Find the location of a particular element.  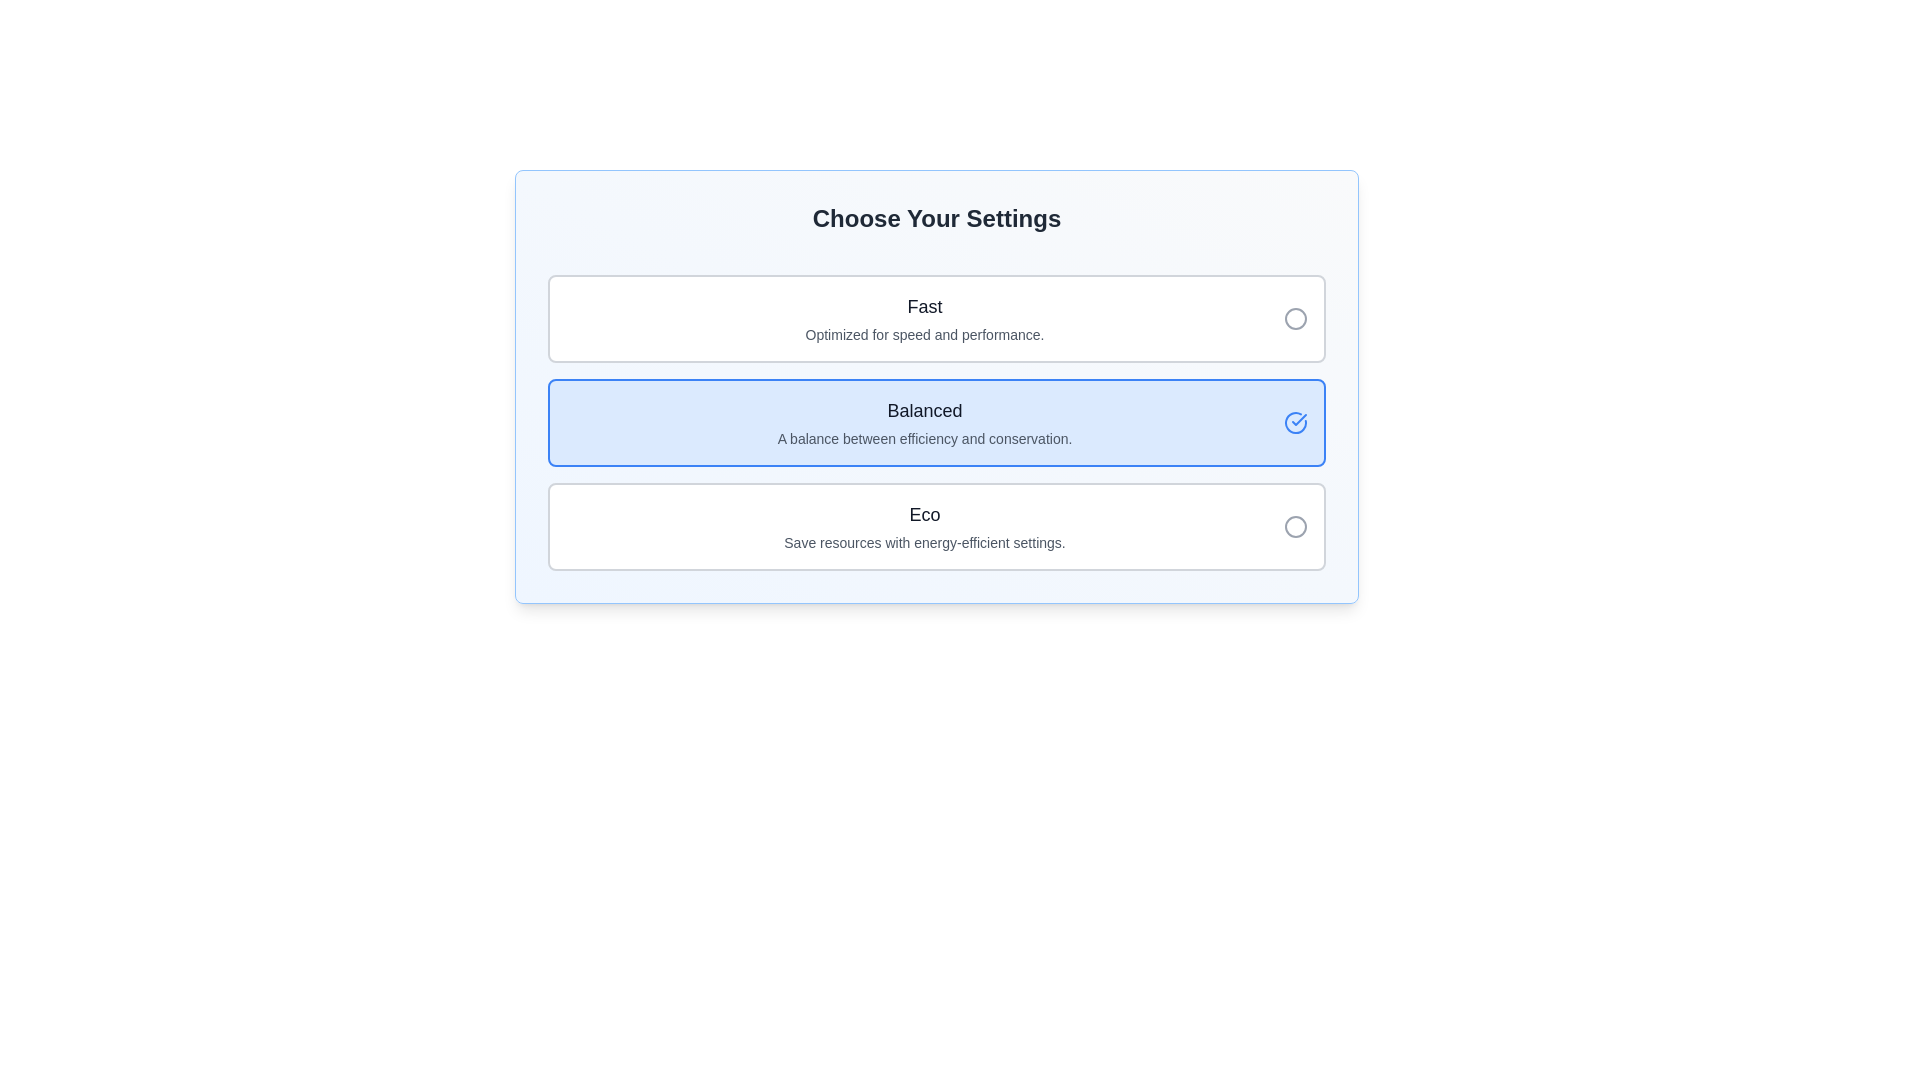

the text label displaying 'Eco' located at the top of the bottom card in a group of three vertically stacked cards is located at coordinates (924, 514).